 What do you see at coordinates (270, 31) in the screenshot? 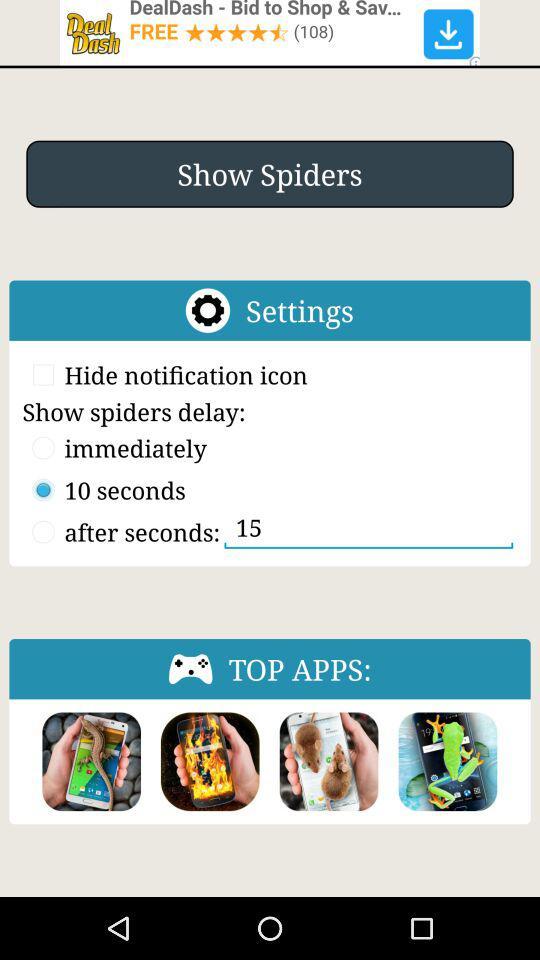
I see `redirect the user to a website` at bounding box center [270, 31].